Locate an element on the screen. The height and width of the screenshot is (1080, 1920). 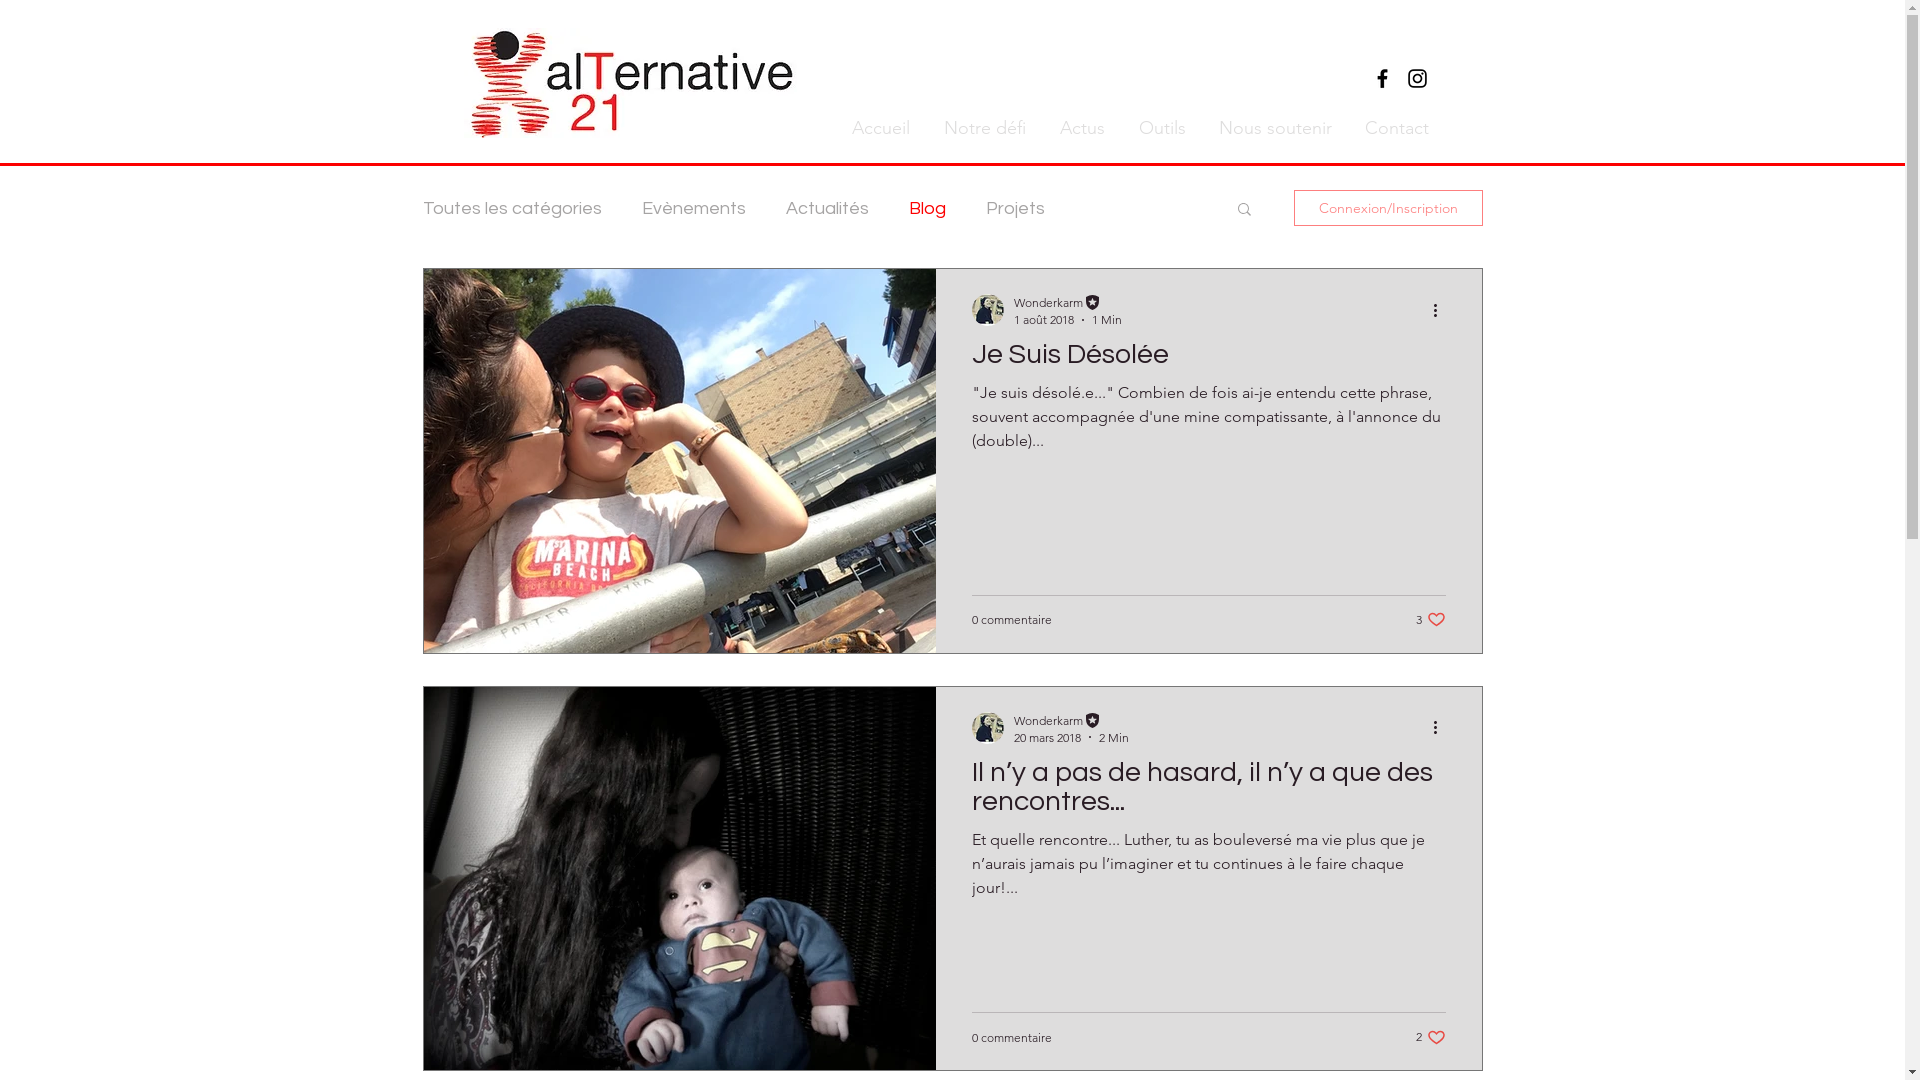
'Nous soutenir' is located at coordinates (1271, 127).